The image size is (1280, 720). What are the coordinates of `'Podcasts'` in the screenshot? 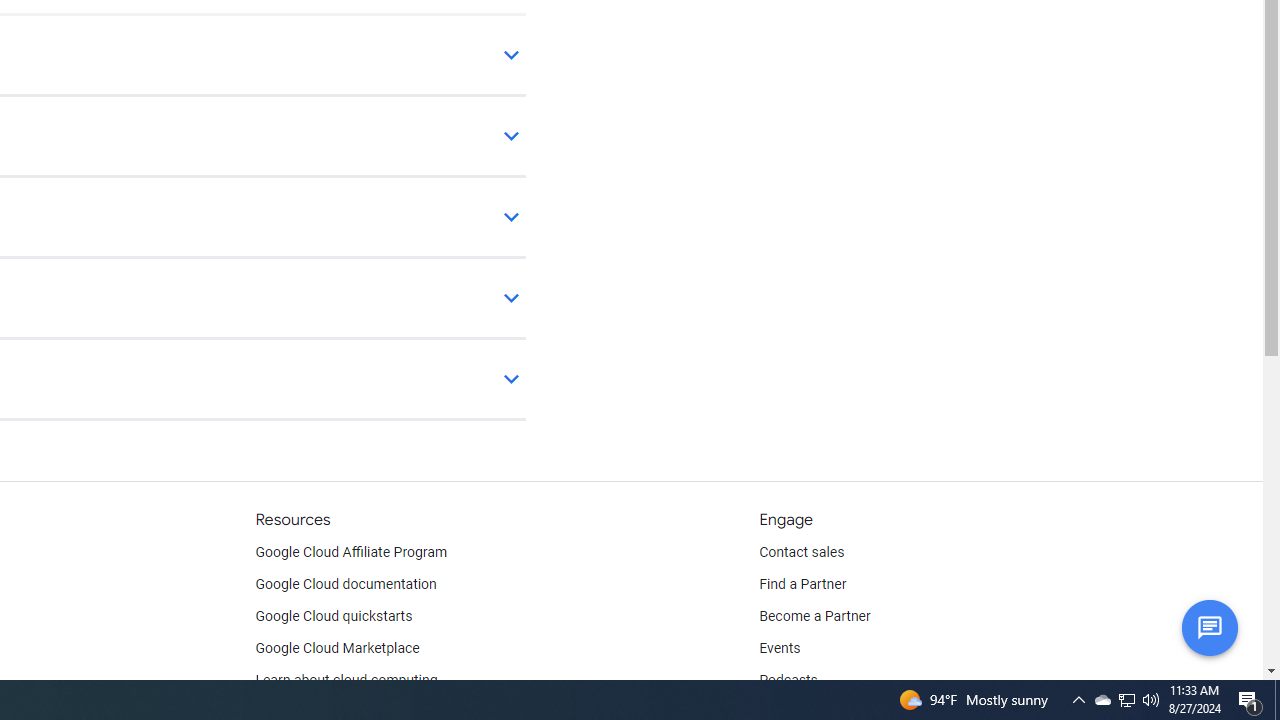 It's located at (787, 680).